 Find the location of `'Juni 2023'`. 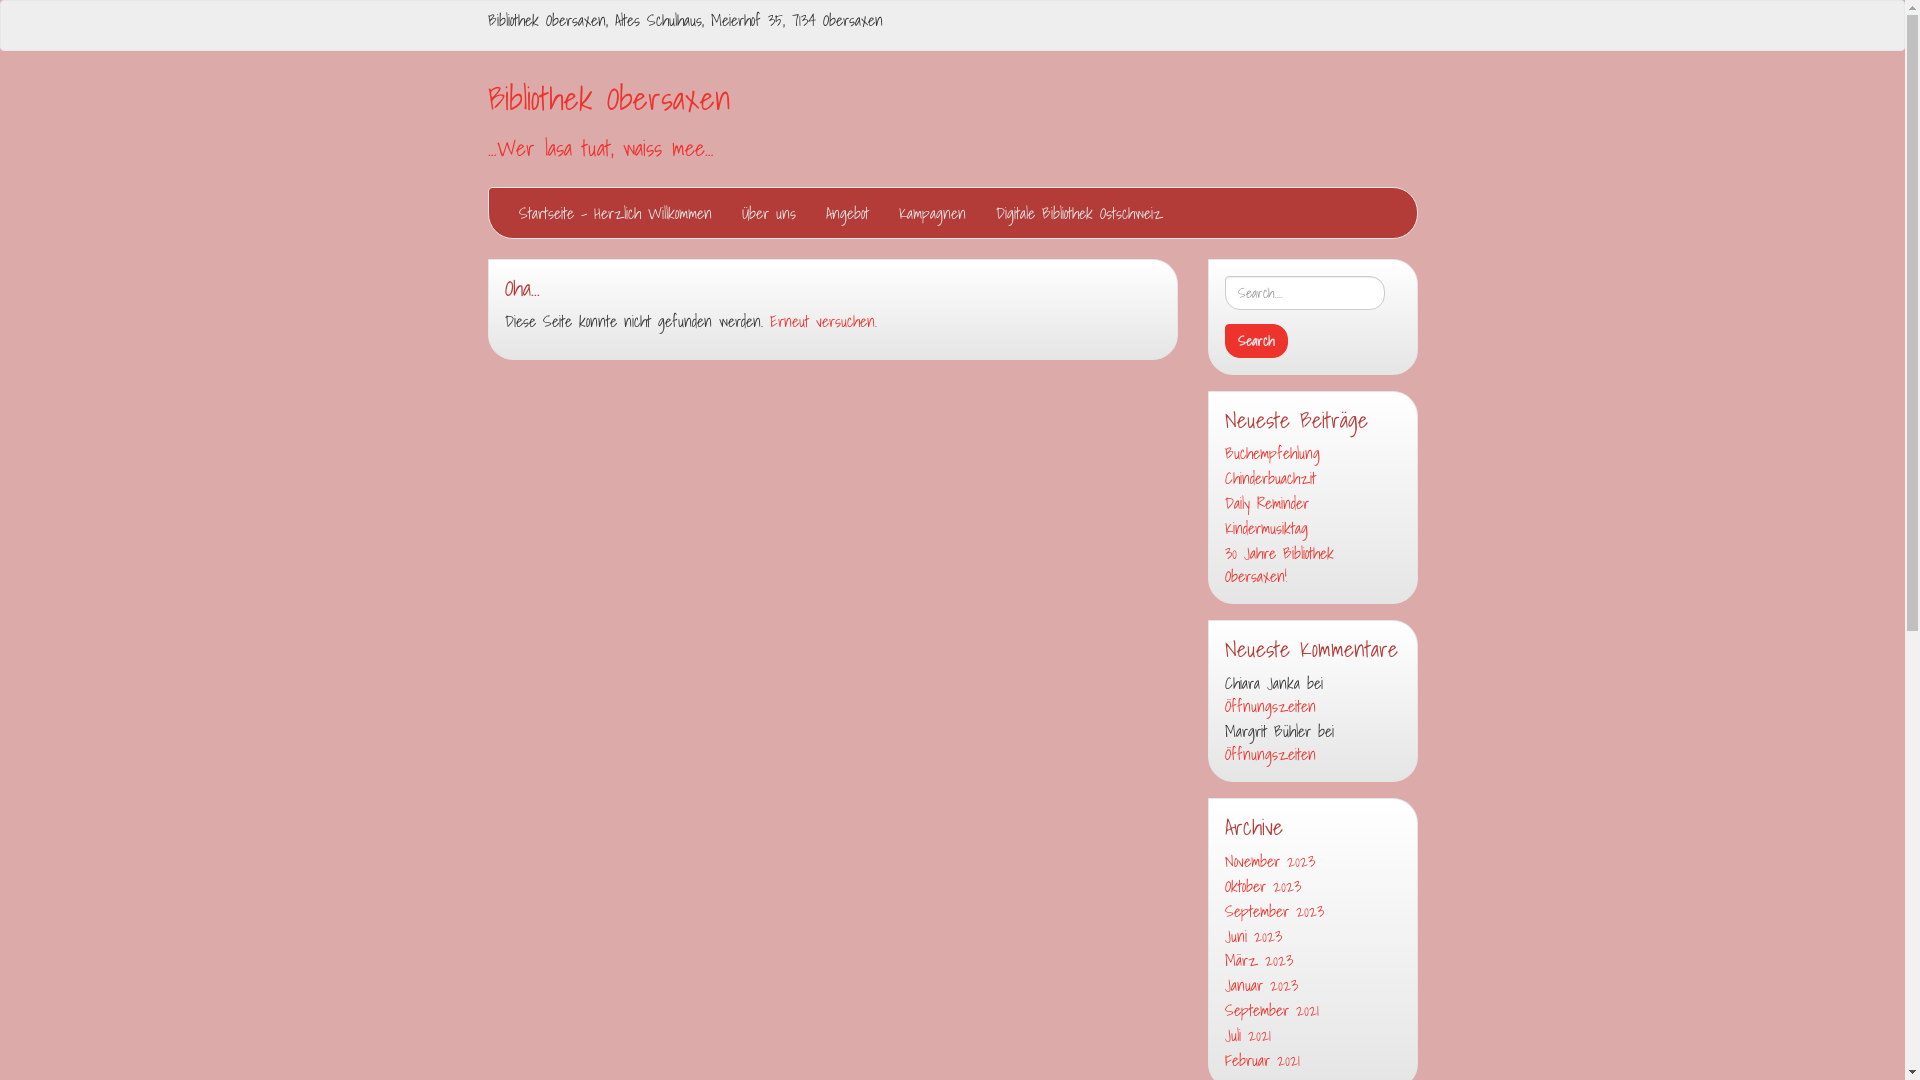

'Juni 2023' is located at coordinates (1223, 936).